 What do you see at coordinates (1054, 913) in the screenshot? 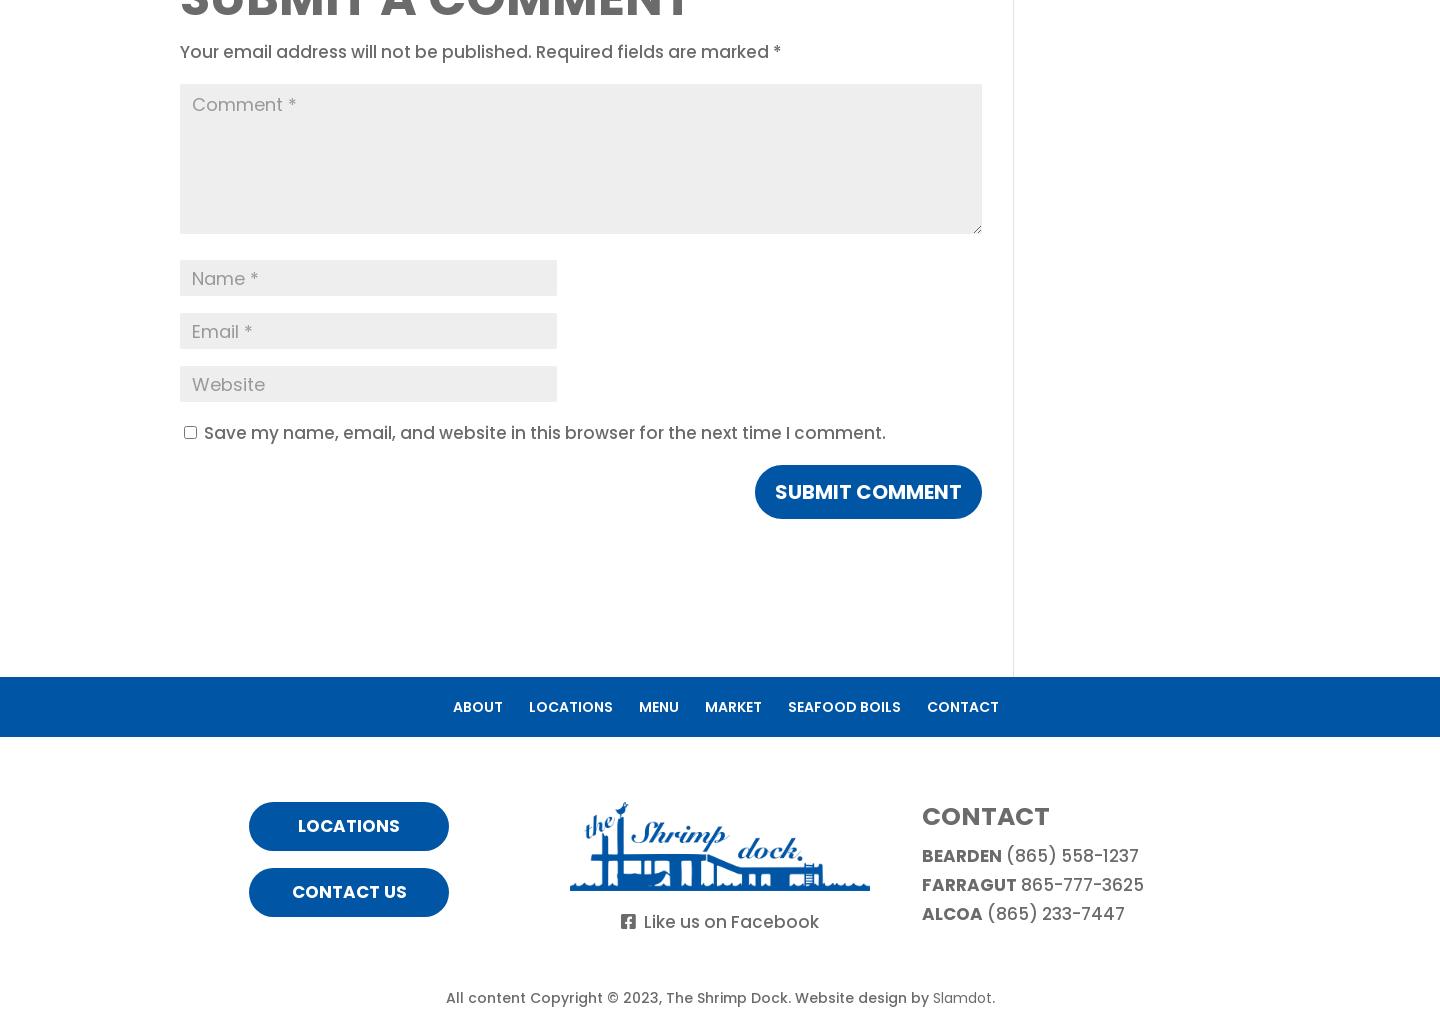
I see `'(865) 233-7447'` at bounding box center [1054, 913].